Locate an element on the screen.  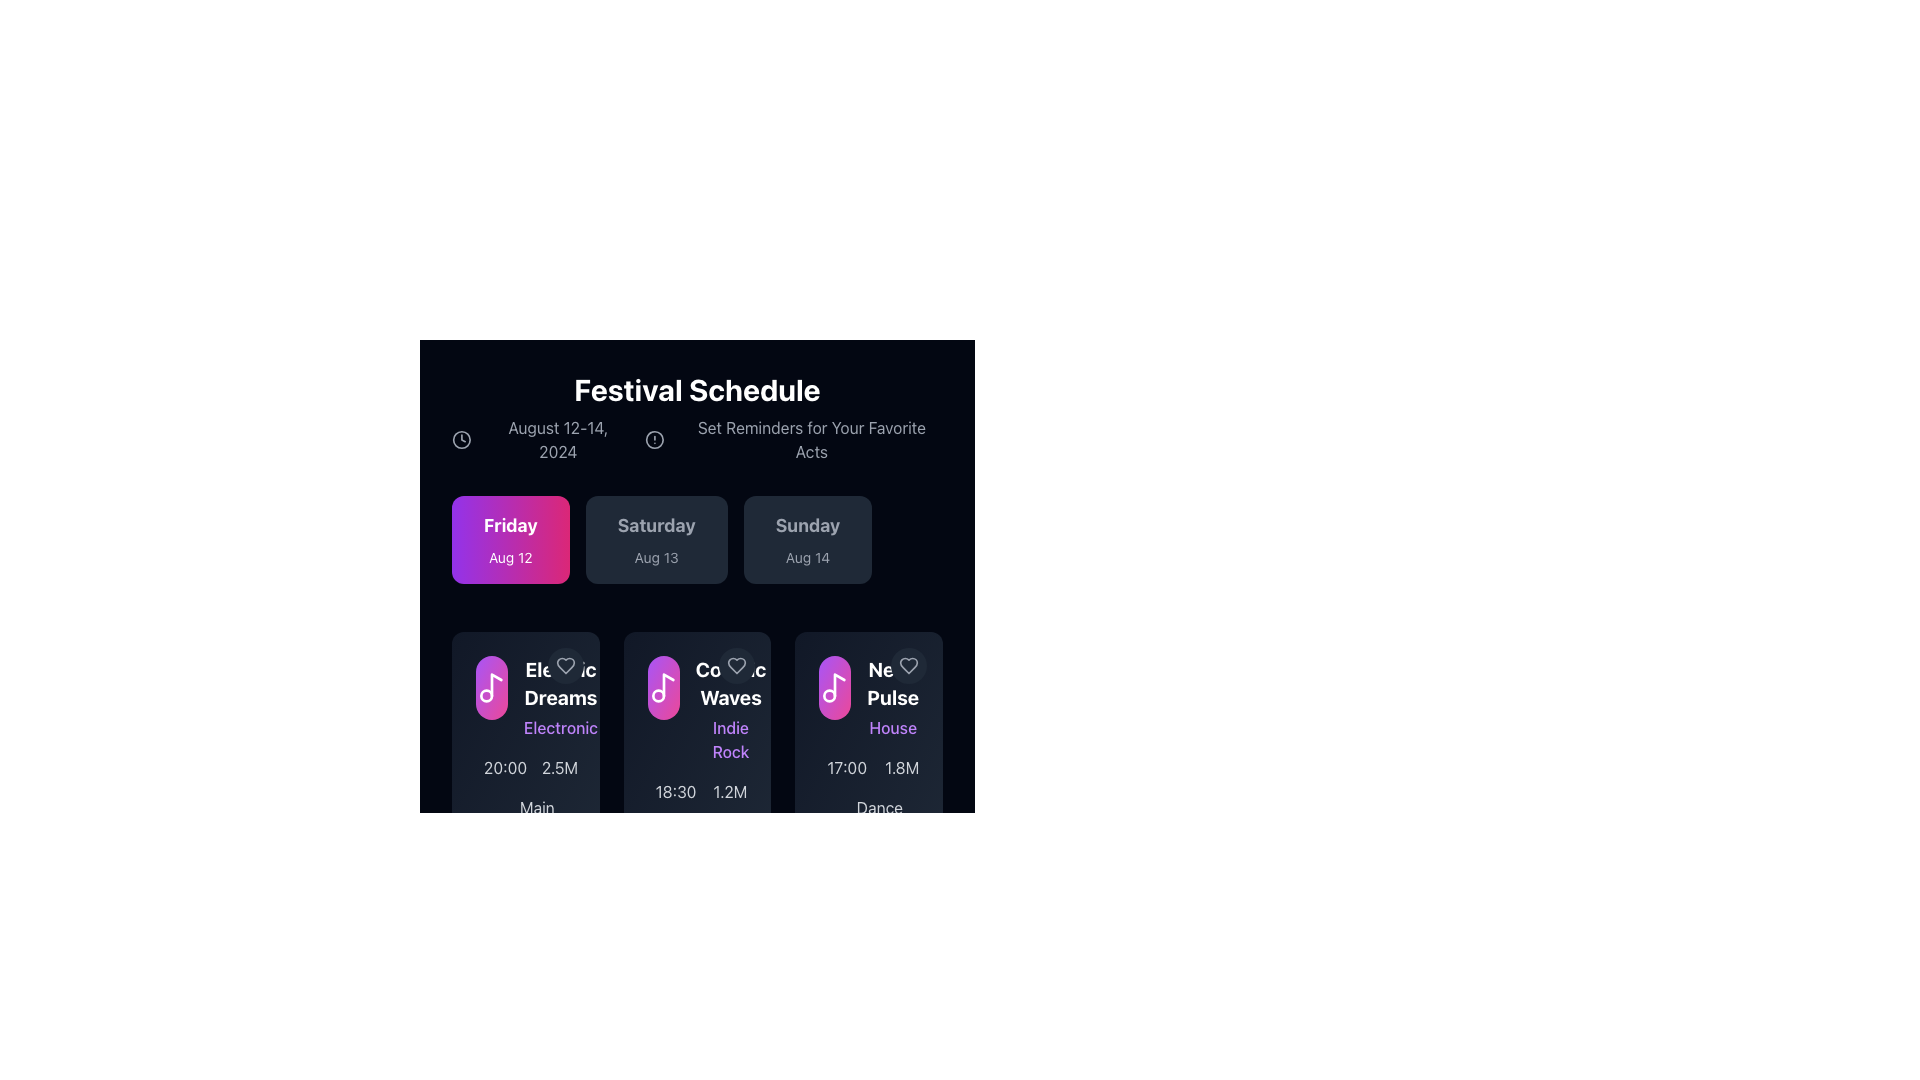
the text label displaying 'Aug 14' located at the bottom of the 'Sunday' card in the date selection list is located at coordinates (807, 558).